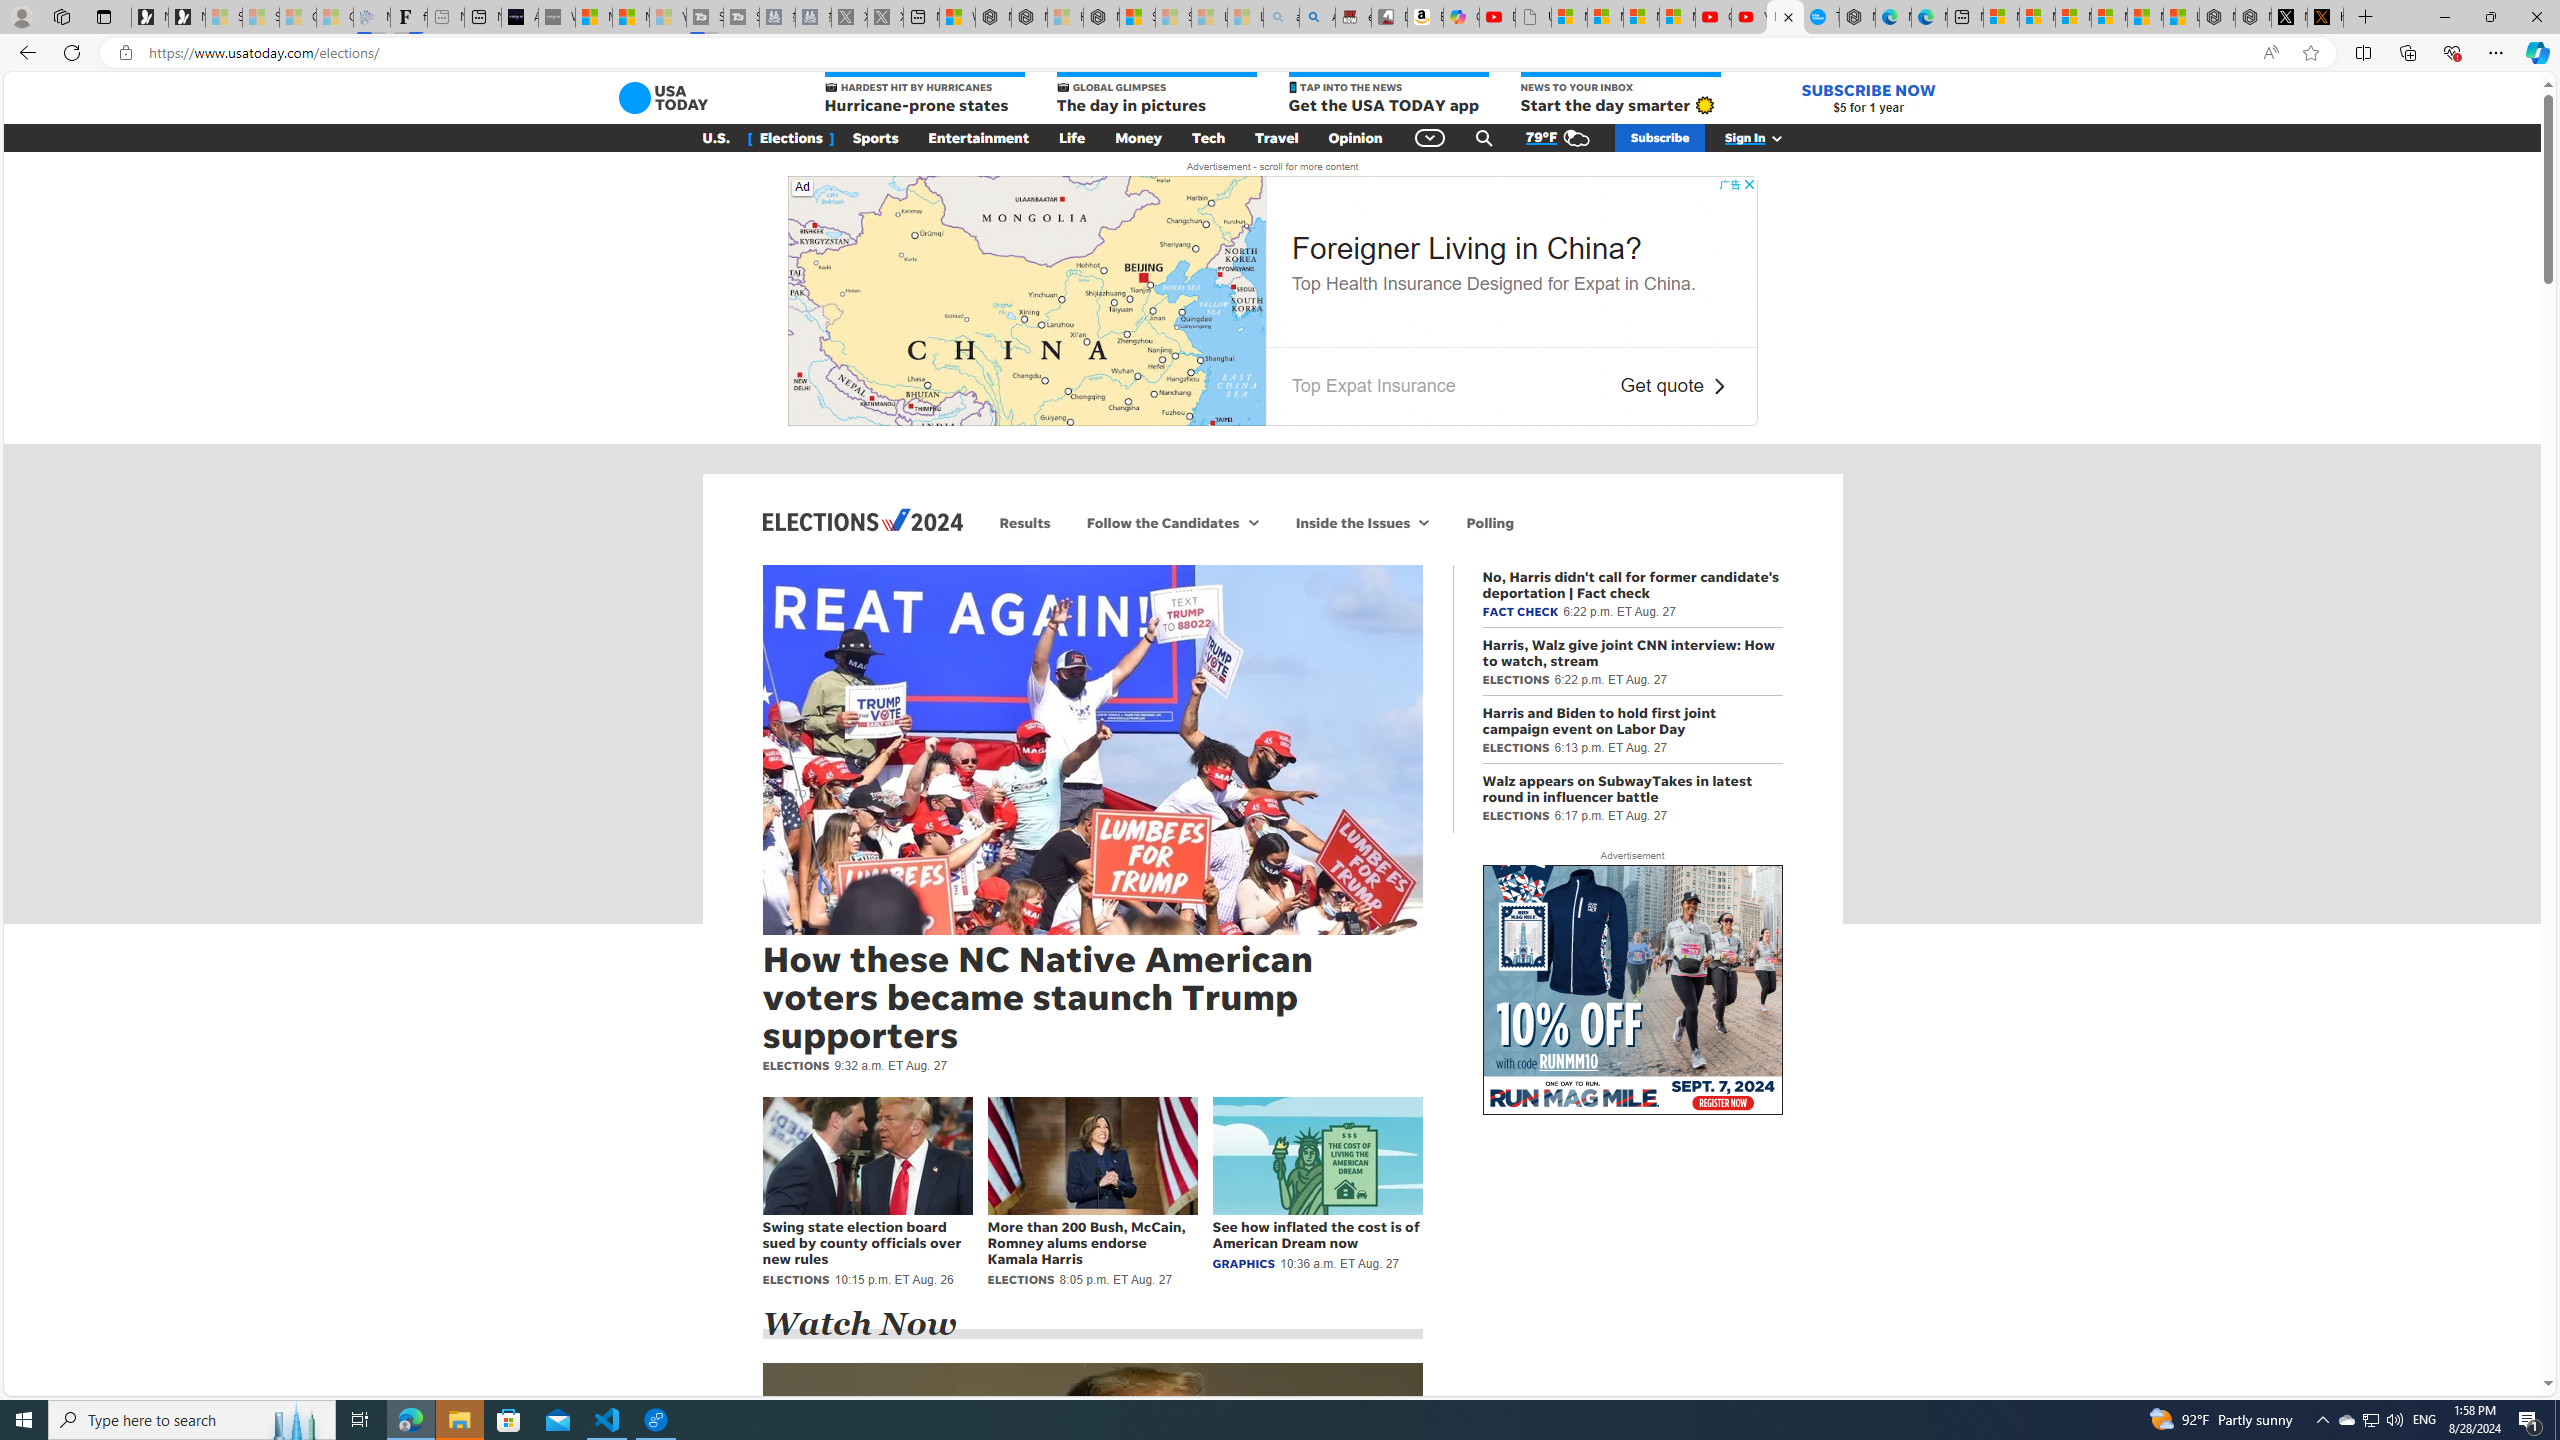 This screenshot has height=1440, width=2560. I want to click on 'Class: gnt_n_dd_bt_svg', so click(1430, 137).